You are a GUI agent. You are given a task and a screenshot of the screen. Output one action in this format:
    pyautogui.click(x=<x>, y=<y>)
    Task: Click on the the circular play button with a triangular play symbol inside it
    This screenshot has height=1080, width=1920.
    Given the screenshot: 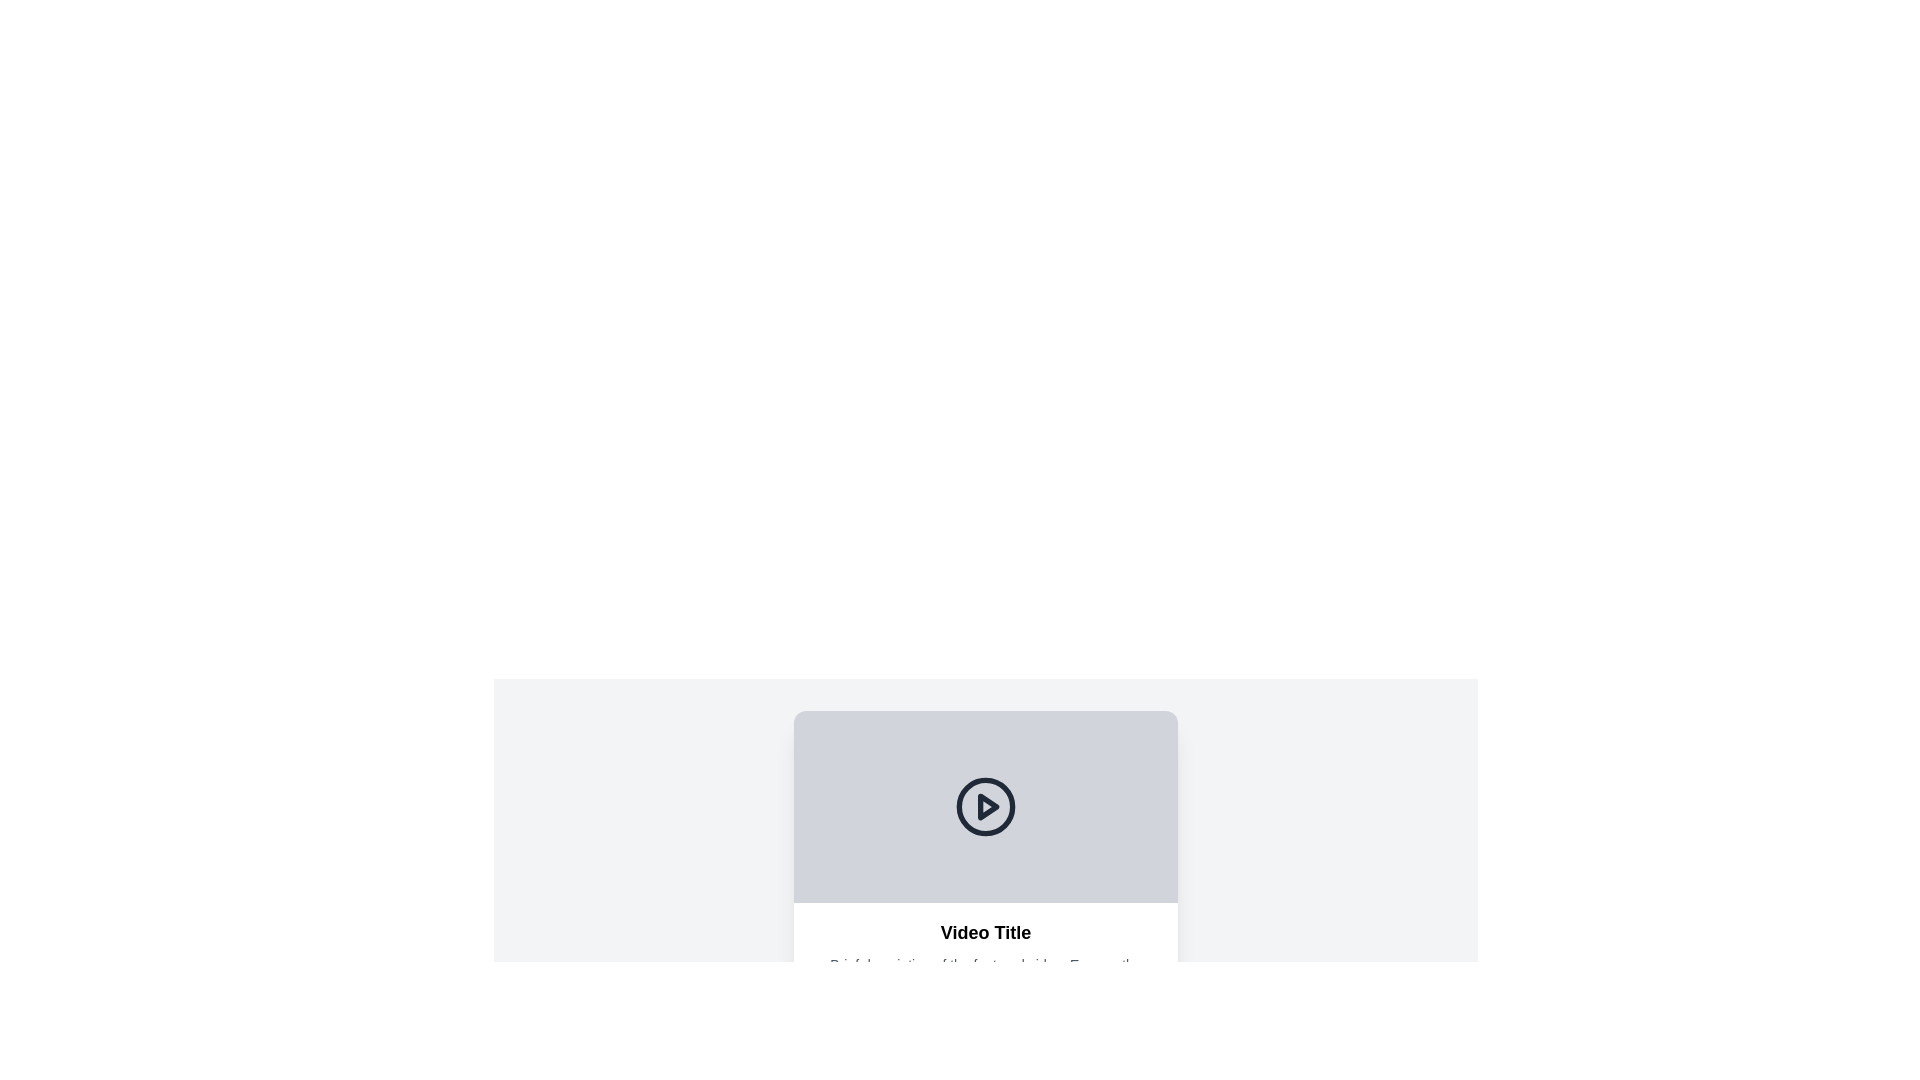 What is the action you would take?
    pyautogui.click(x=985, y=805)
    